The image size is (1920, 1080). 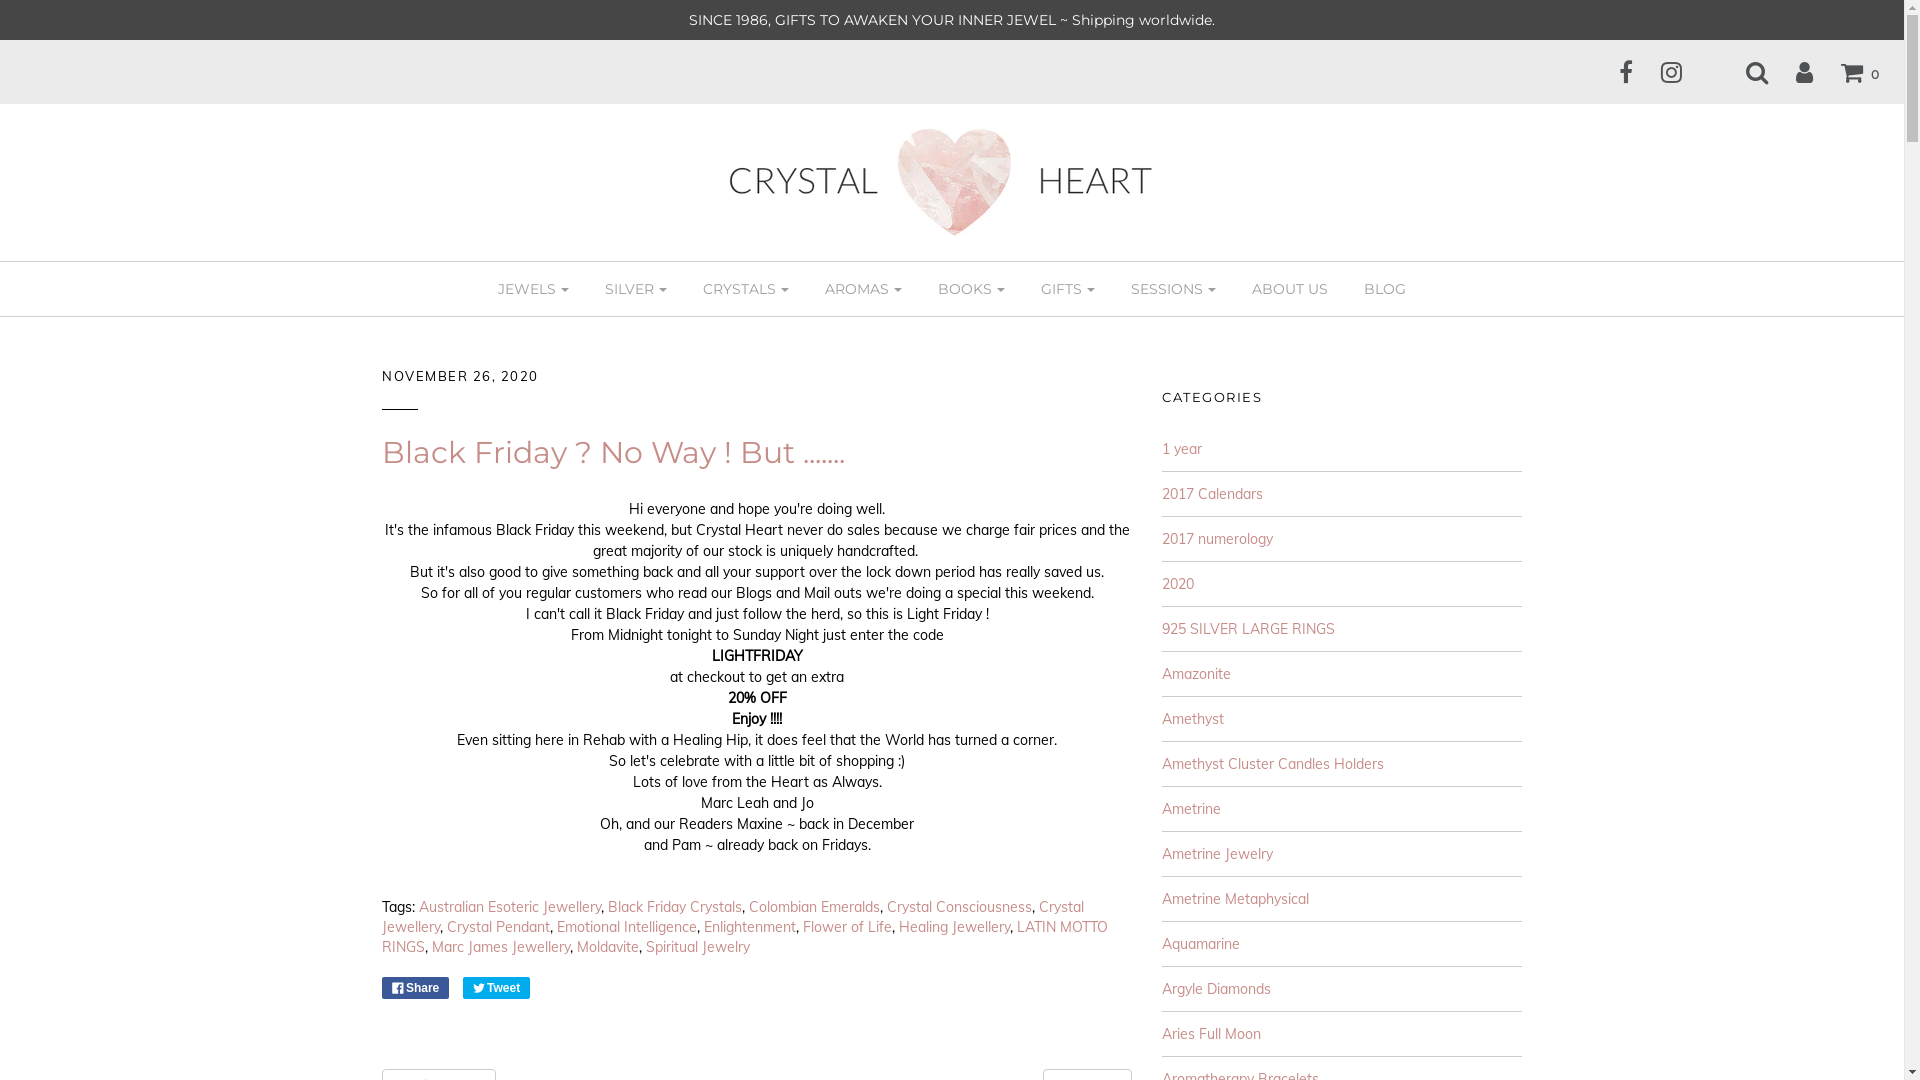 I want to click on 'BLOG', so click(x=1384, y=289).